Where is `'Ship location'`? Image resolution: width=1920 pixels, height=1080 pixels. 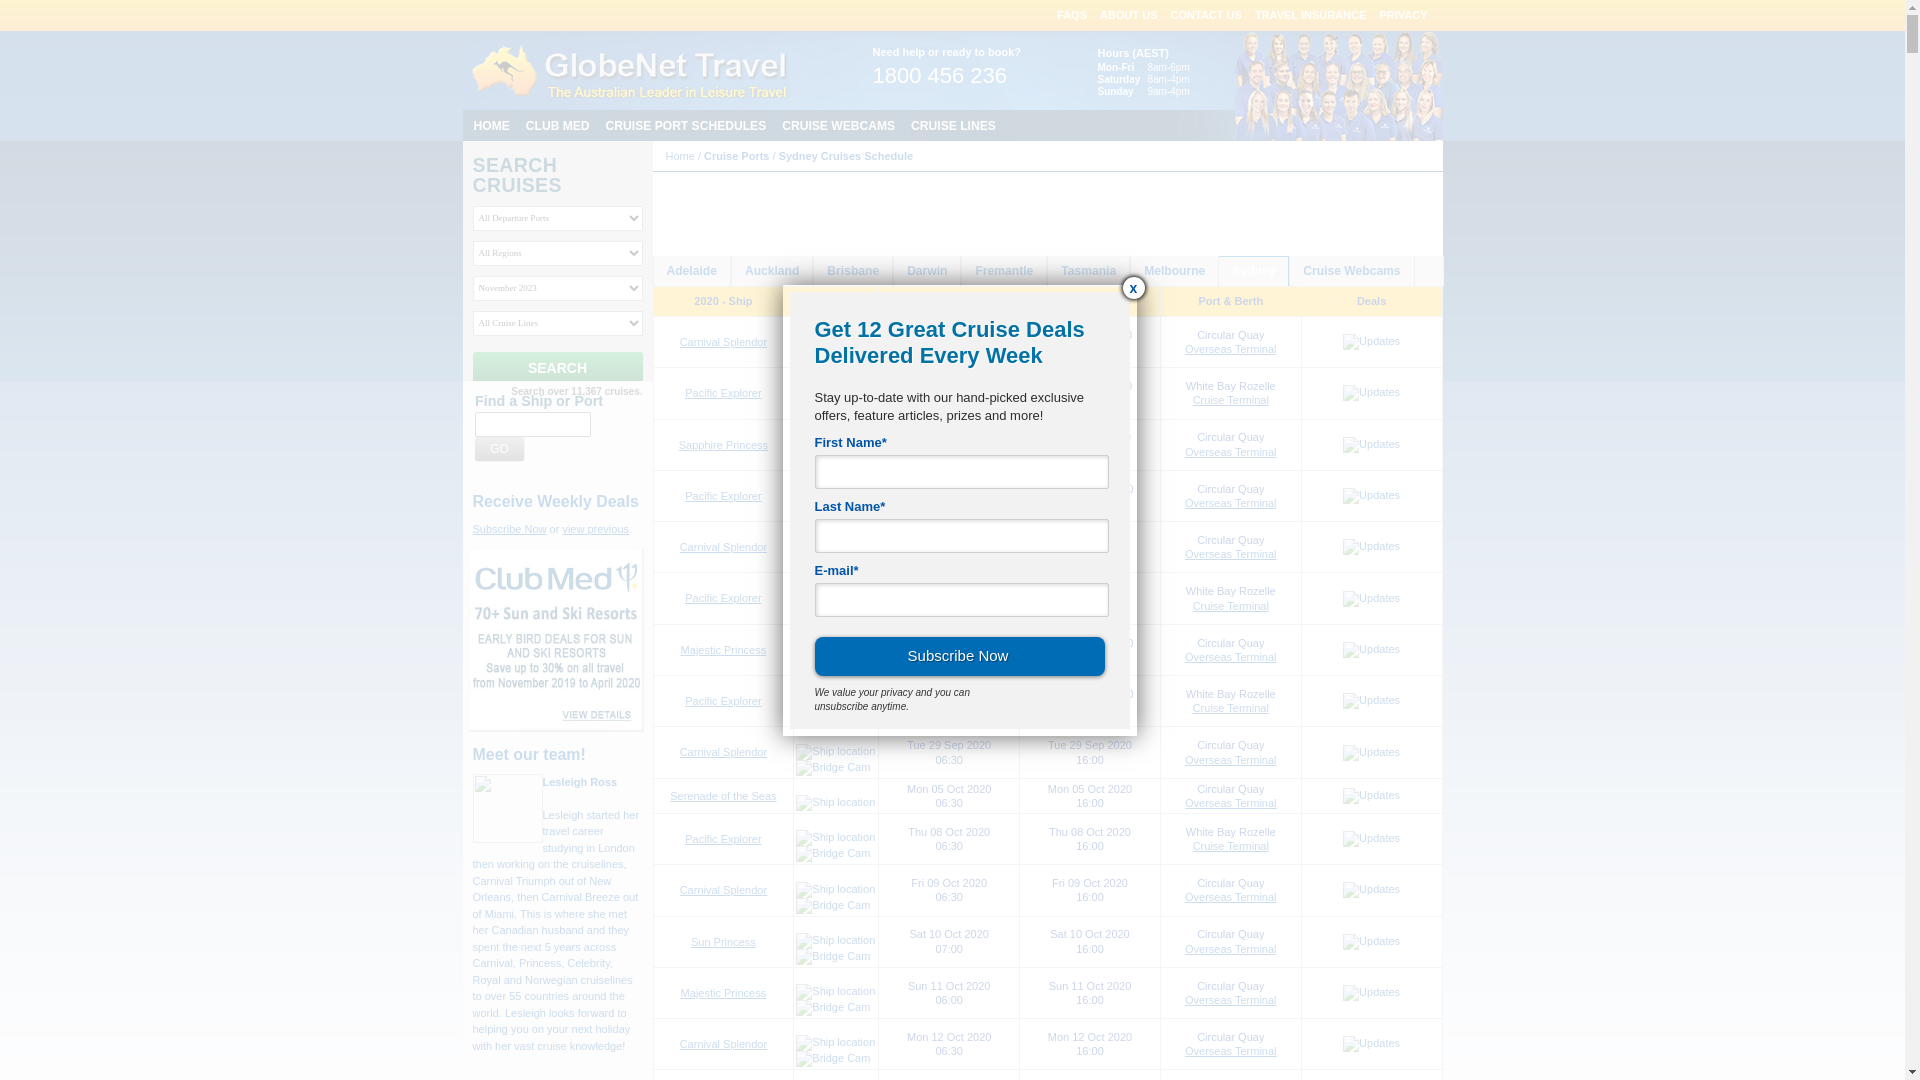
'Ship location' is located at coordinates (795, 494).